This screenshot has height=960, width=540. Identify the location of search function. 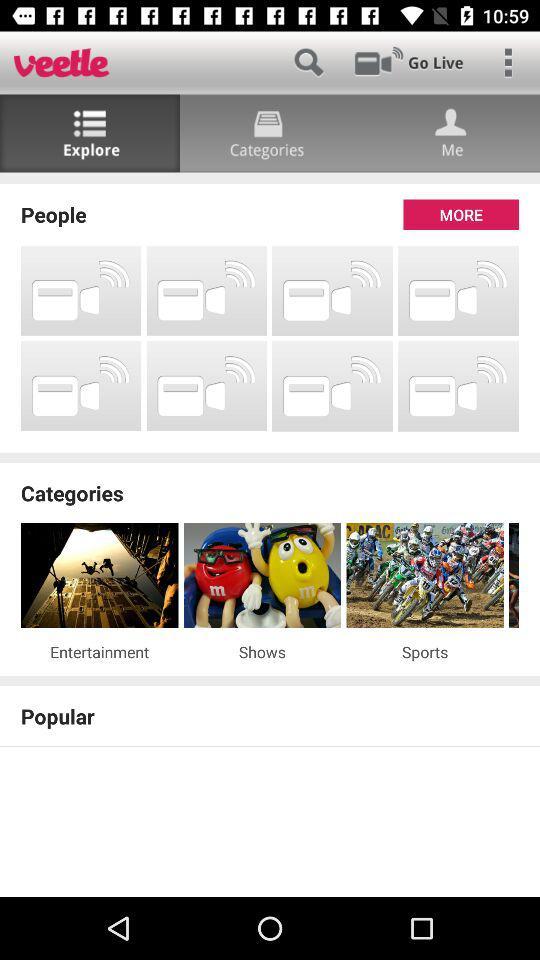
(308, 62).